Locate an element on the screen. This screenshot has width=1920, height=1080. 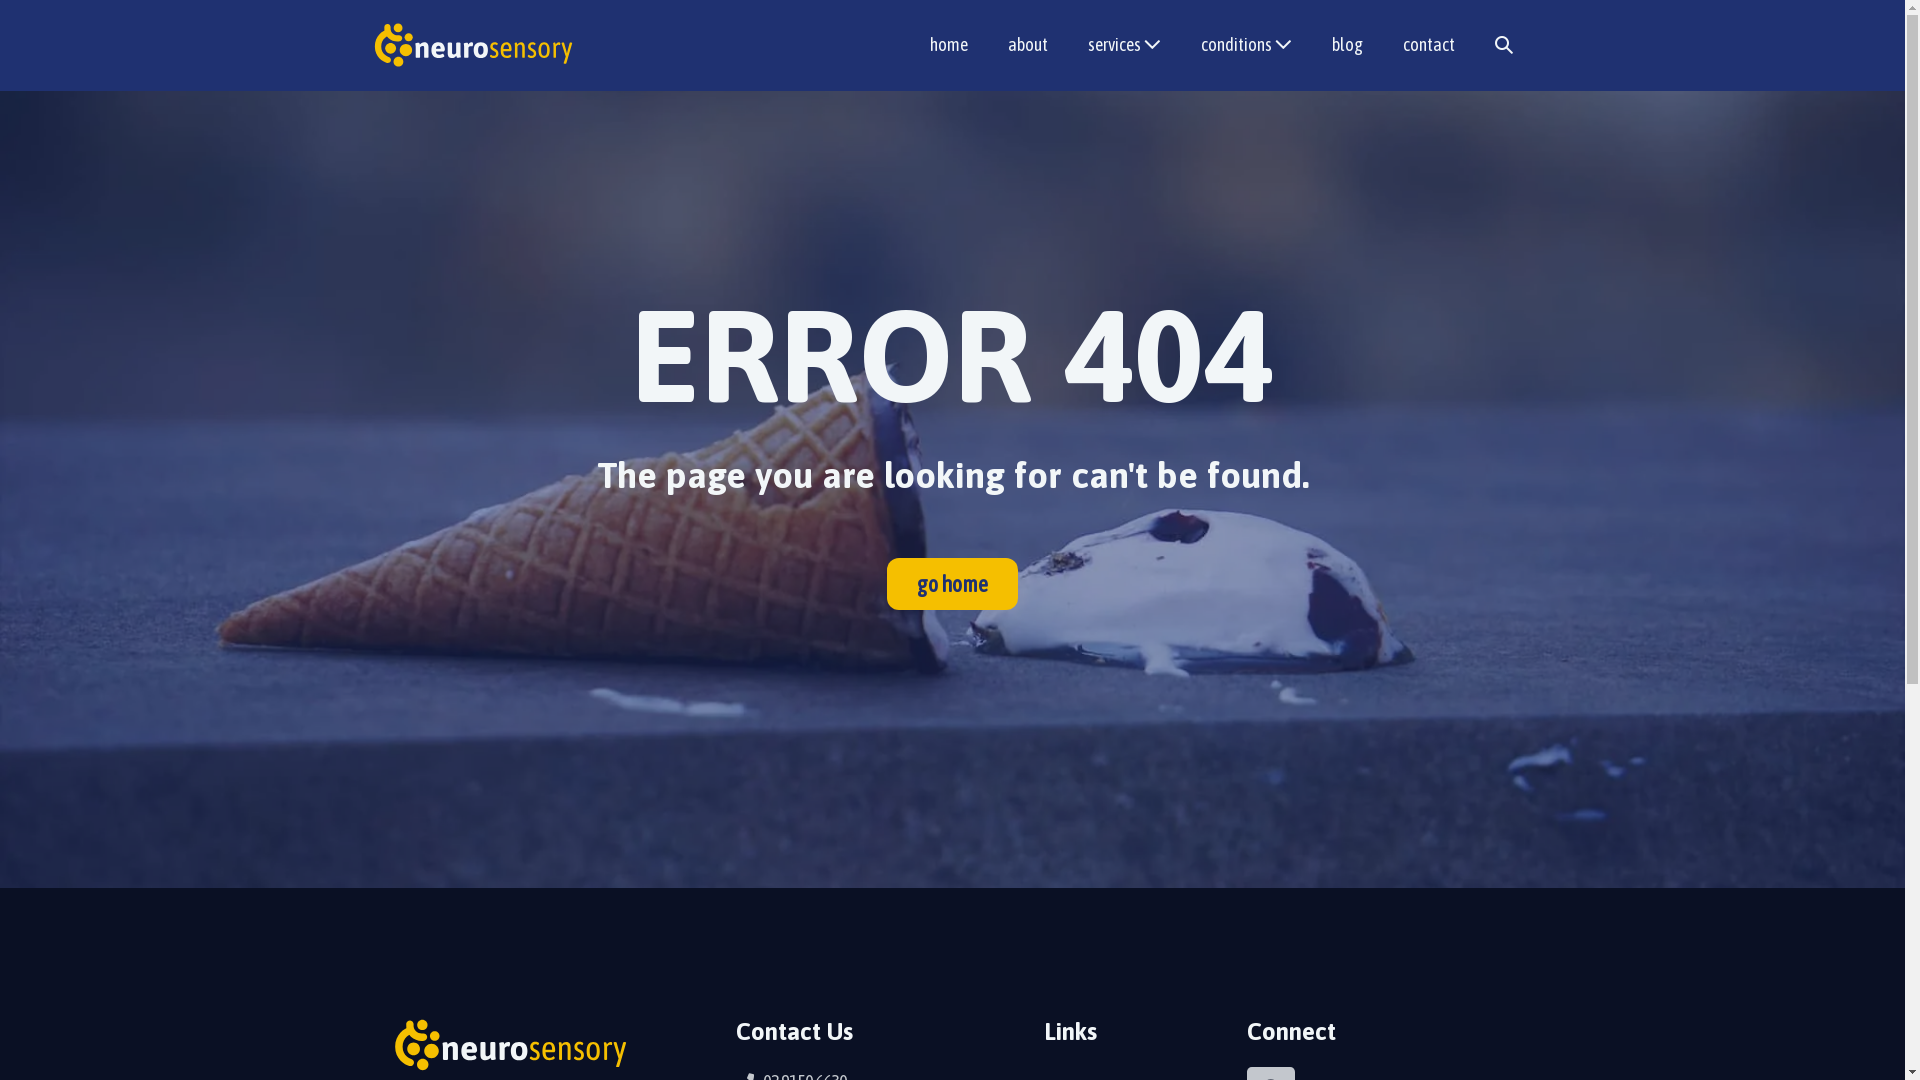
'Neurosensory' is located at coordinates (470, 45).